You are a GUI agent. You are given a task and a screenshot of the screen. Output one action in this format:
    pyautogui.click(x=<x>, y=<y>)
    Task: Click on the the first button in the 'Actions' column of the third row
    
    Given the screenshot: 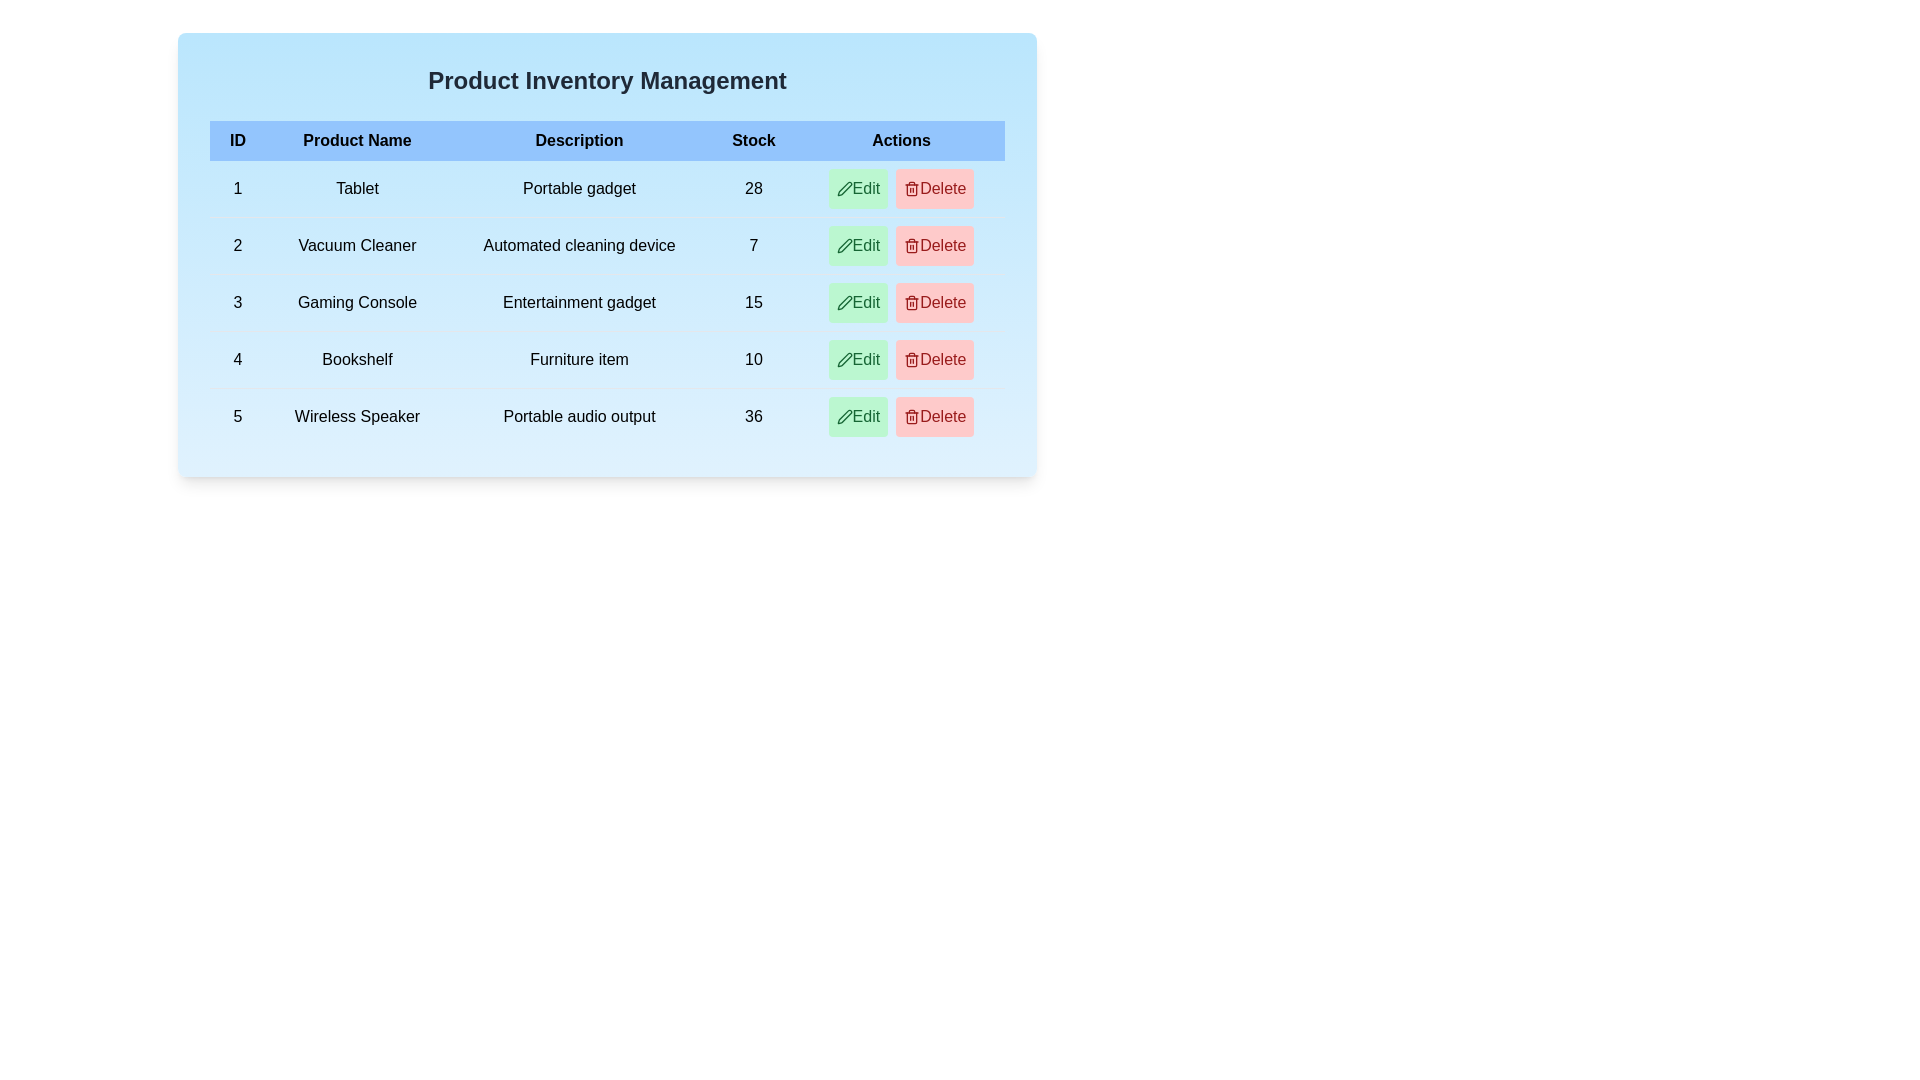 What is the action you would take?
    pyautogui.click(x=858, y=303)
    